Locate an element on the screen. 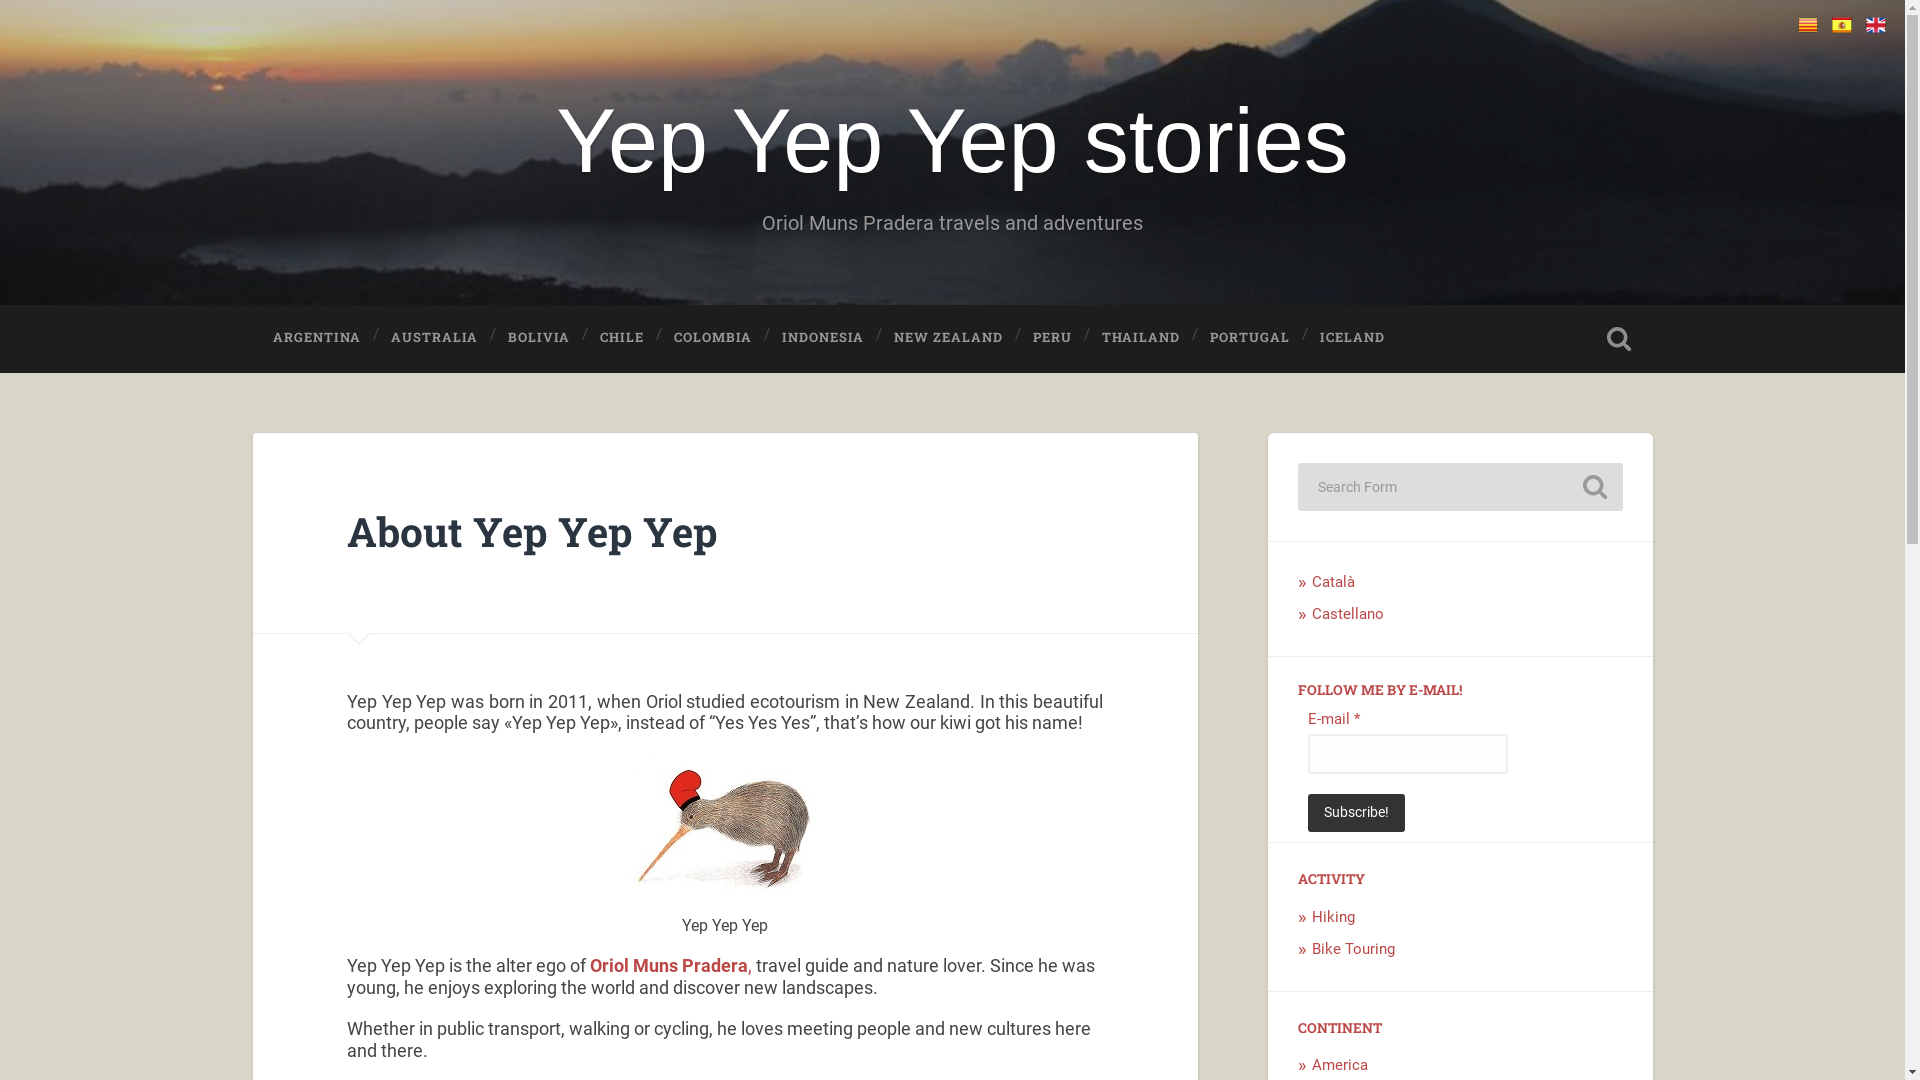 This screenshot has height=1080, width=1920. 'ICELAND' is located at coordinates (1352, 336).